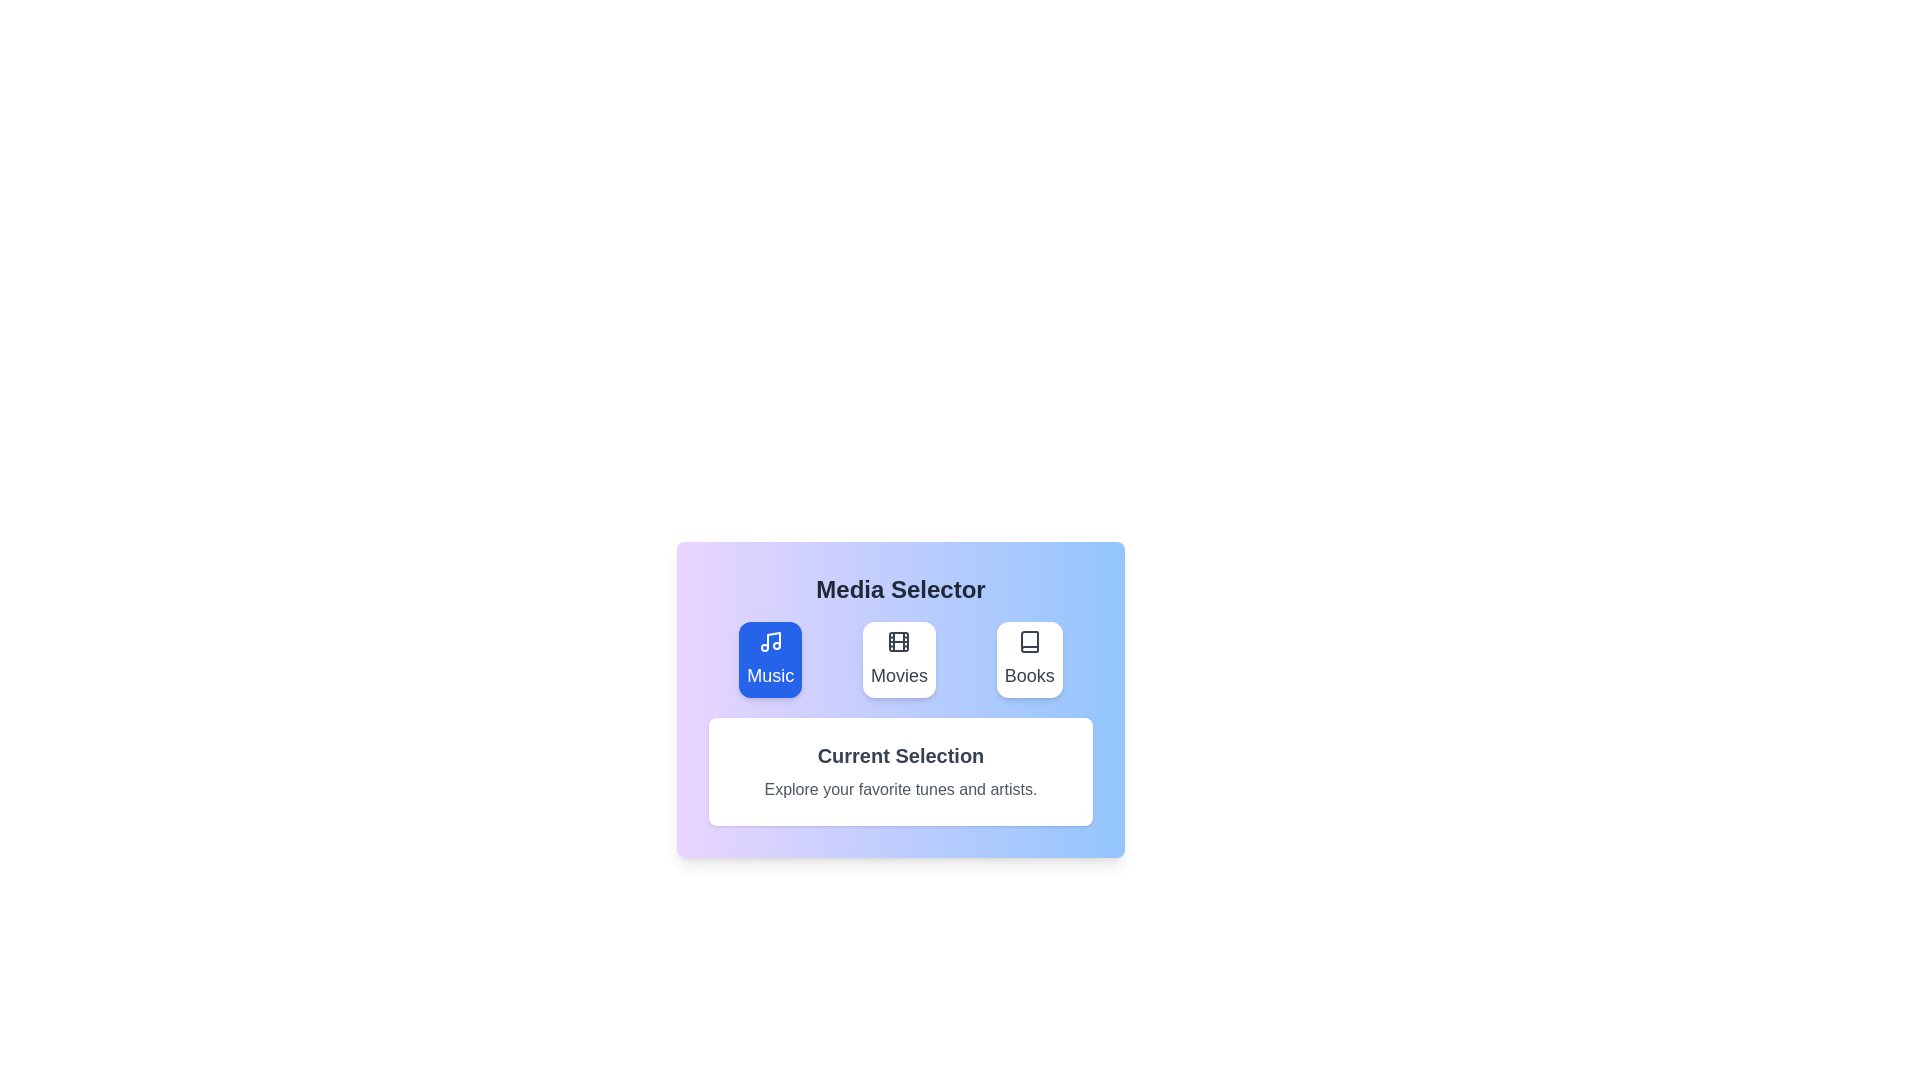 The image size is (1920, 1080). I want to click on the 'Music', 'Movies', or 'Books' segment of the Media Selector tab group, so click(900, 659).